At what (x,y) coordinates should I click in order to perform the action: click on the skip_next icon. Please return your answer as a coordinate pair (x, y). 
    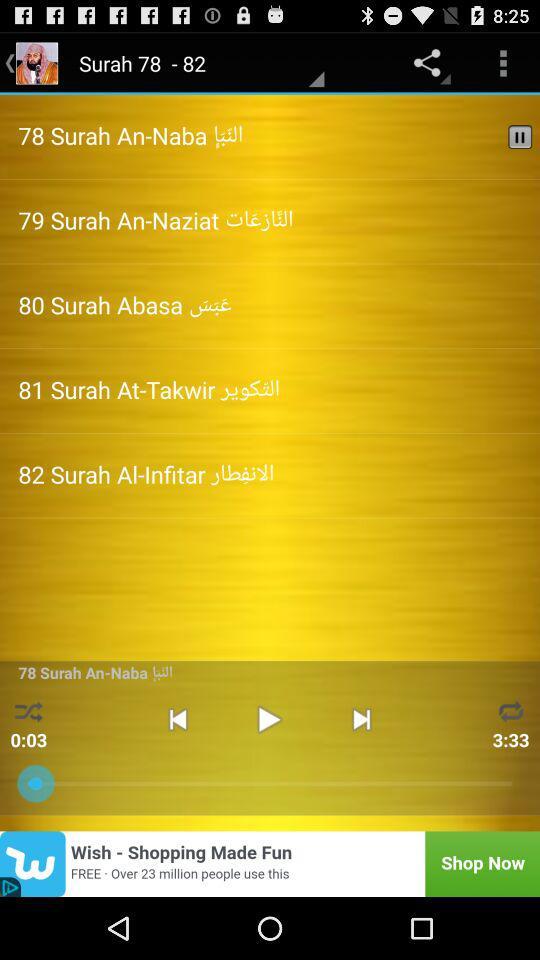
    Looking at the image, I should click on (360, 768).